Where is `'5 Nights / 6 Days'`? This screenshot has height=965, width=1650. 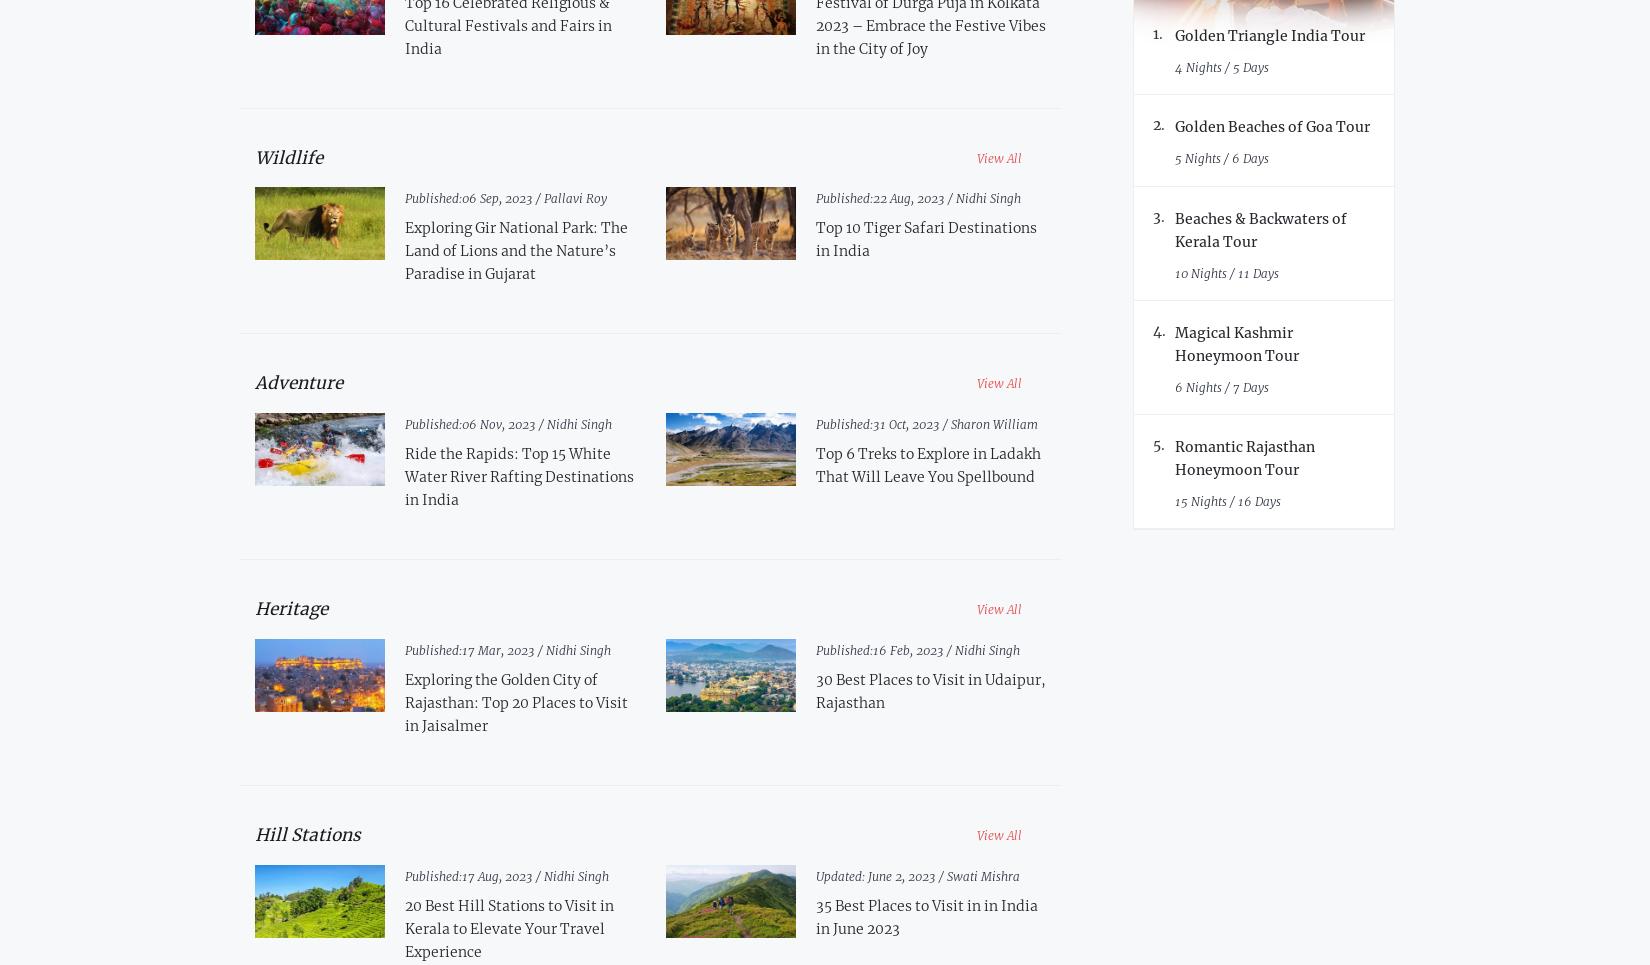
'5 Nights / 6 Days' is located at coordinates (1221, 157).